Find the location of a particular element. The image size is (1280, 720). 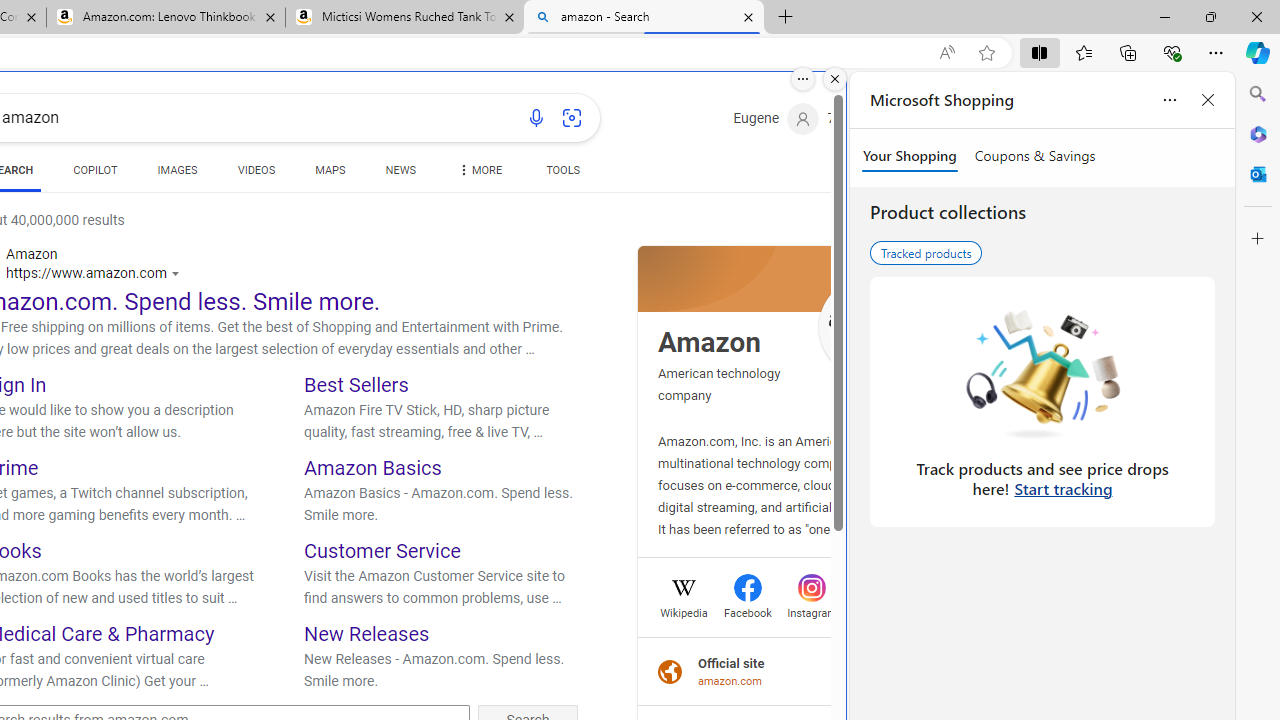

'More options.' is located at coordinates (803, 78).